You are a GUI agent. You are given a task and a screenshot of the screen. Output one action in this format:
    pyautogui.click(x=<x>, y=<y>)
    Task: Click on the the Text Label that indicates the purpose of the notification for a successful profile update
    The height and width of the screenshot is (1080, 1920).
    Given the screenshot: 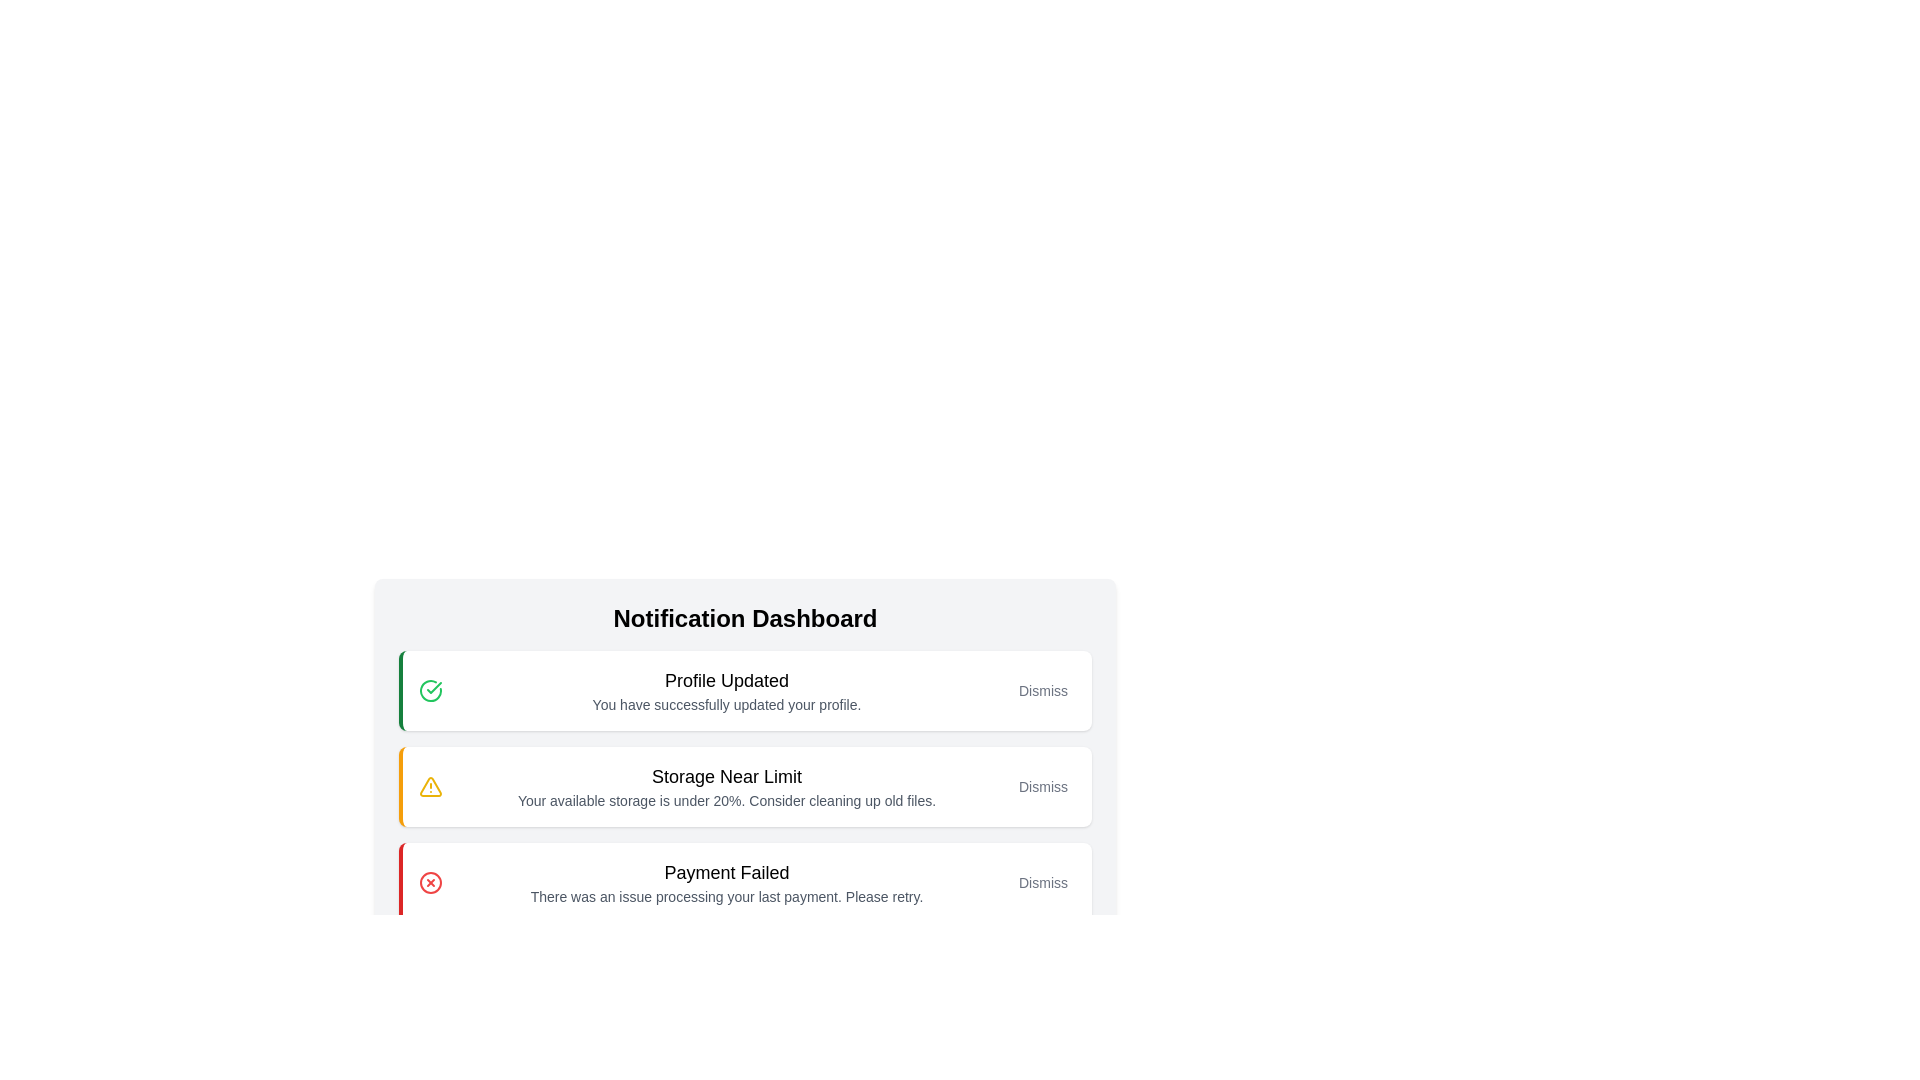 What is the action you would take?
    pyautogui.click(x=725, y=680)
    